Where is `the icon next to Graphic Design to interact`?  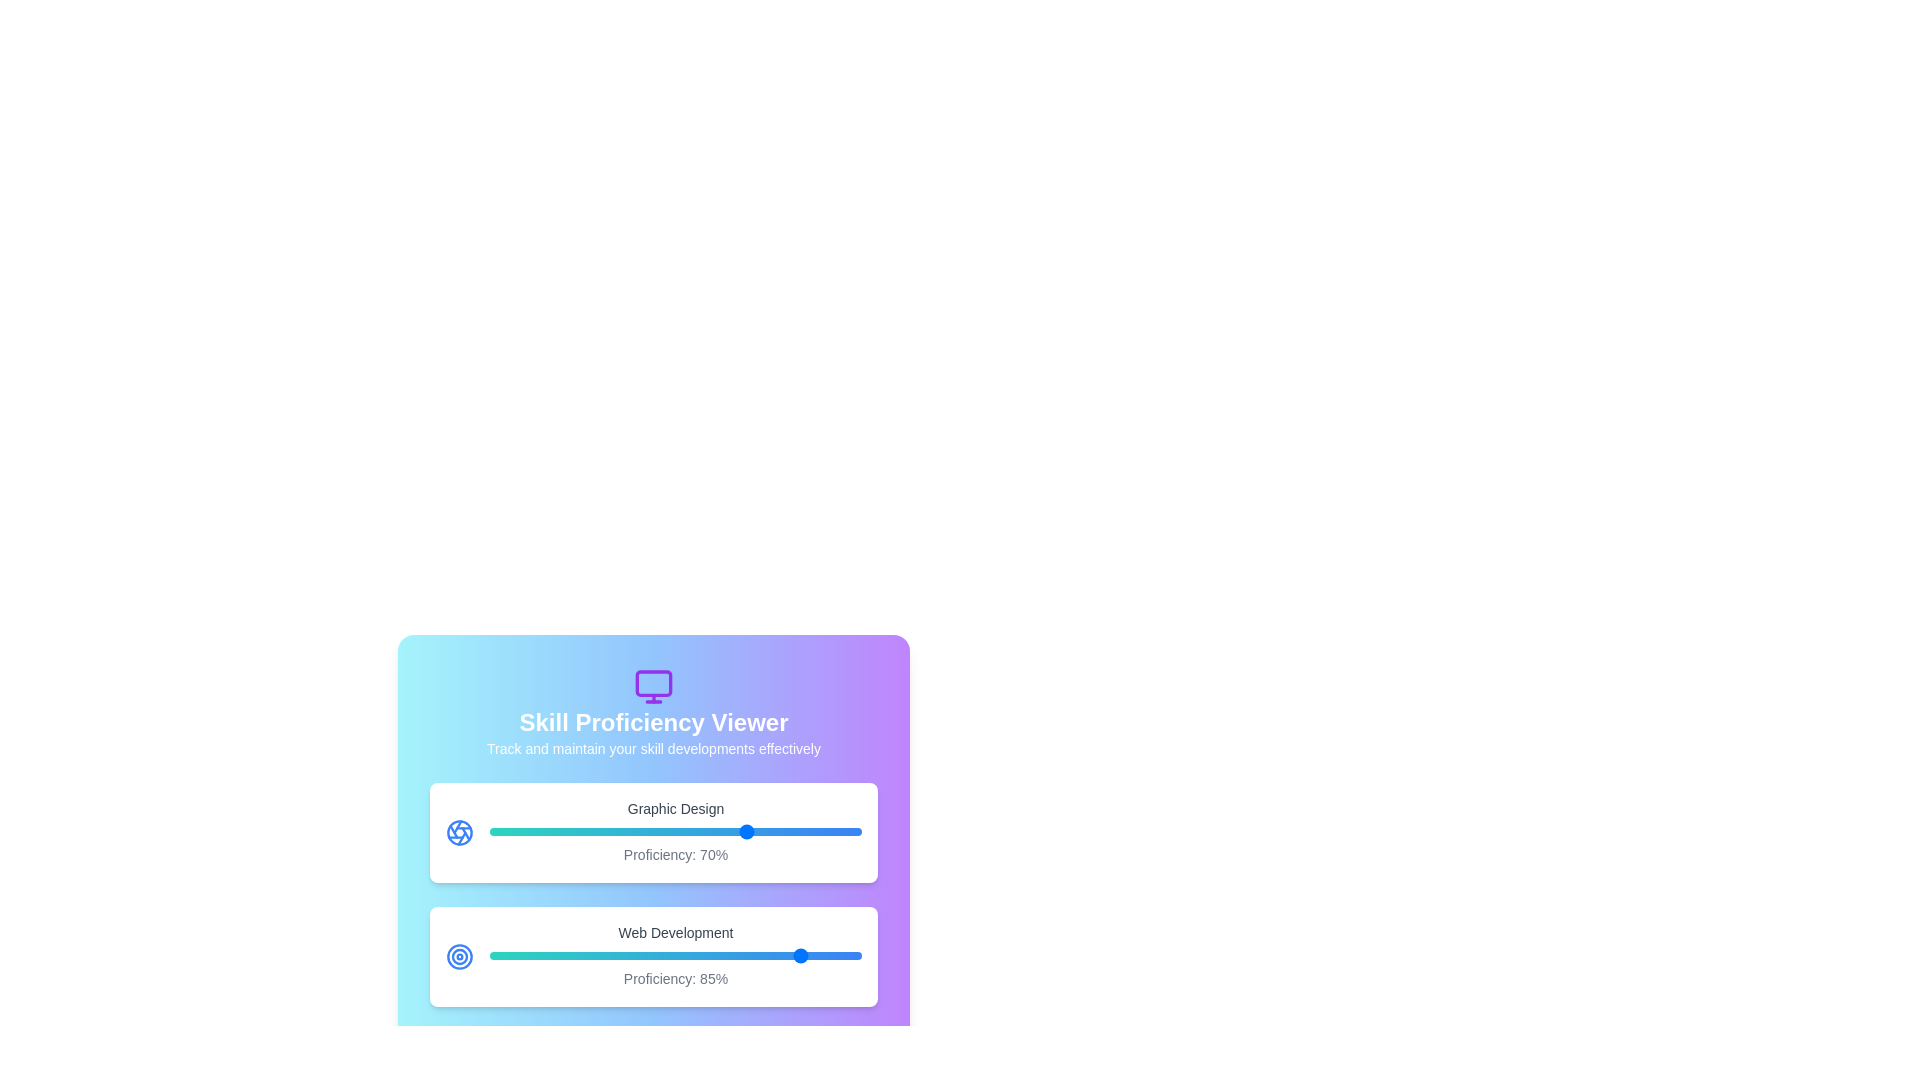 the icon next to Graphic Design to interact is located at coordinates (459, 833).